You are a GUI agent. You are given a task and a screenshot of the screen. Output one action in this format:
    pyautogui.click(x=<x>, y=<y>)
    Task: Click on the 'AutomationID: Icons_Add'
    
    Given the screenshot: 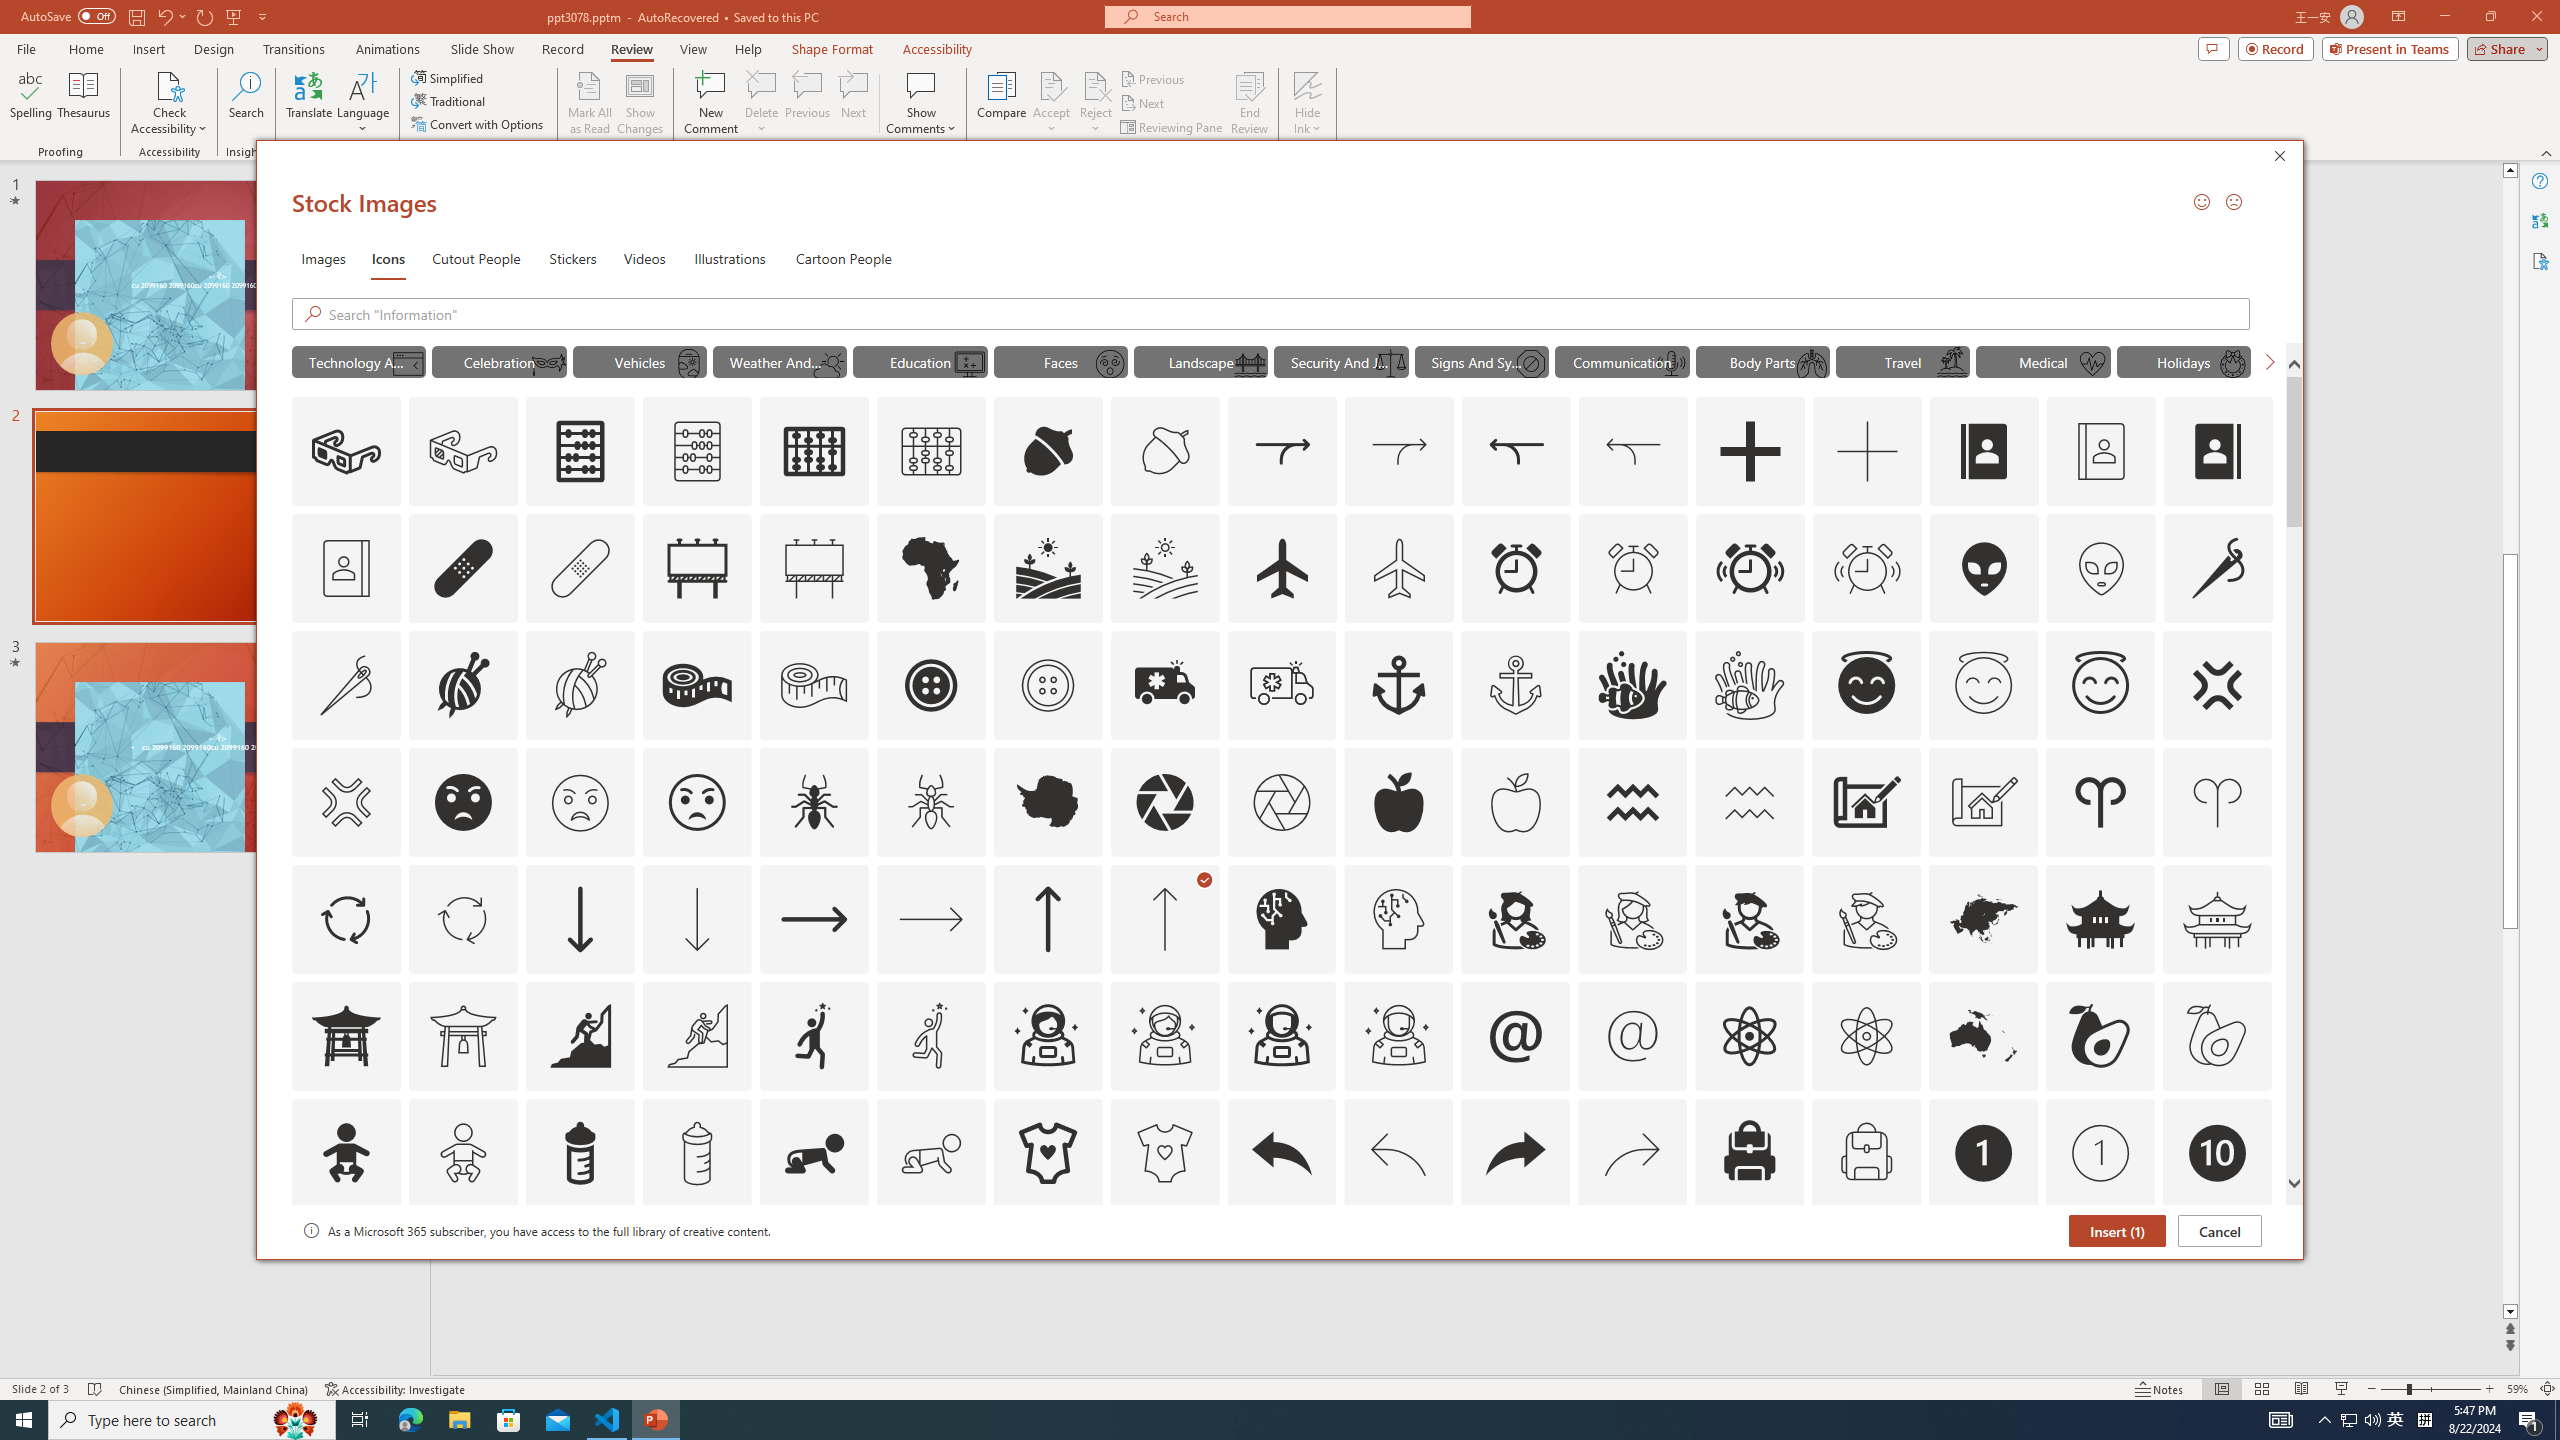 What is the action you would take?
    pyautogui.click(x=1750, y=451)
    